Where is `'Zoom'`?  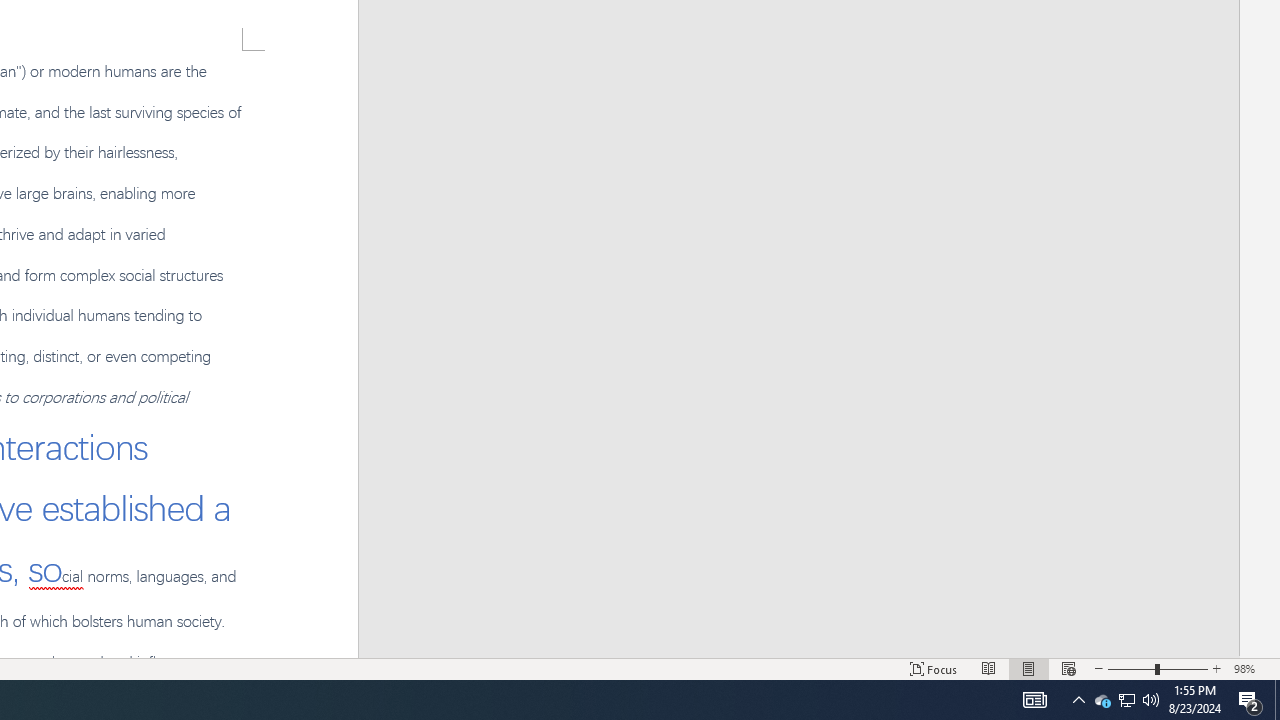 'Zoom' is located at coordinates (1127, 698).